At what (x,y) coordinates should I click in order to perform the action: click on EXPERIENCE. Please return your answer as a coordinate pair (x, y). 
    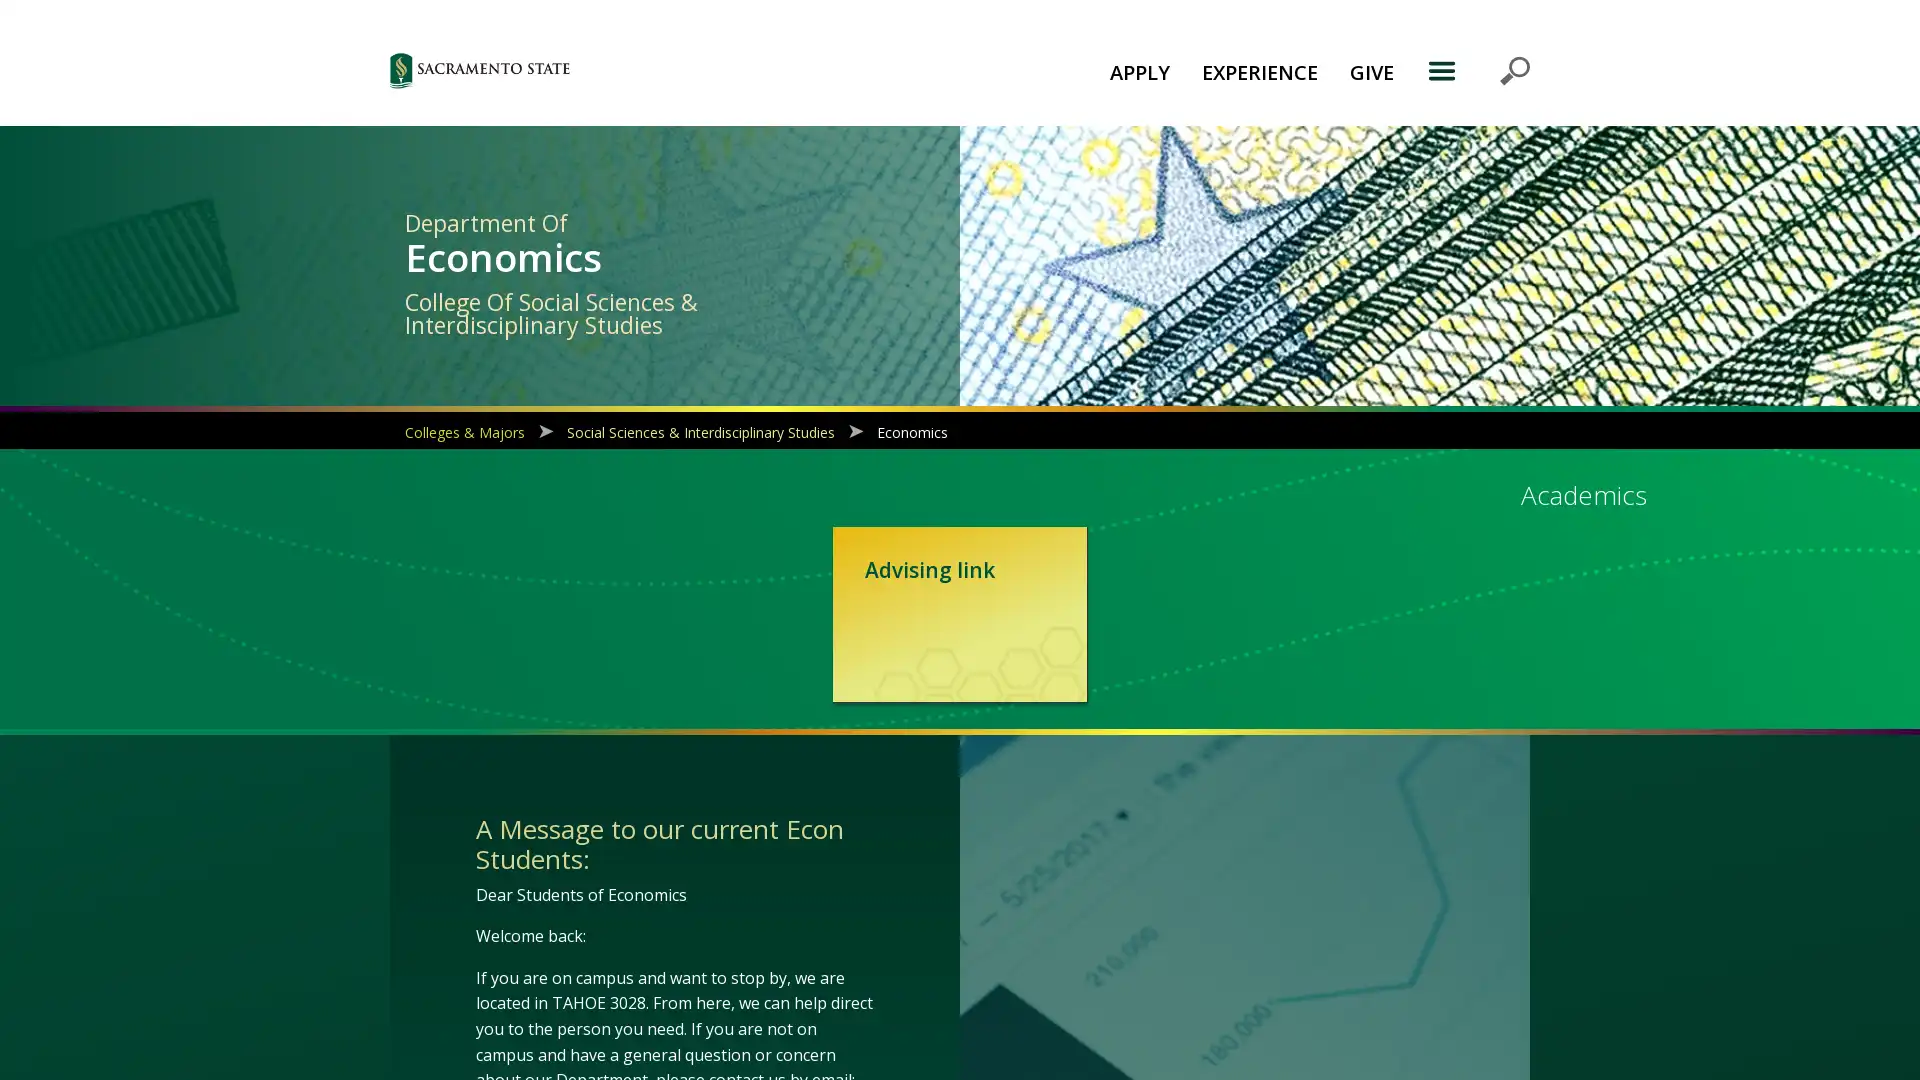
    Looking at the image, I should click on (1258, 69).